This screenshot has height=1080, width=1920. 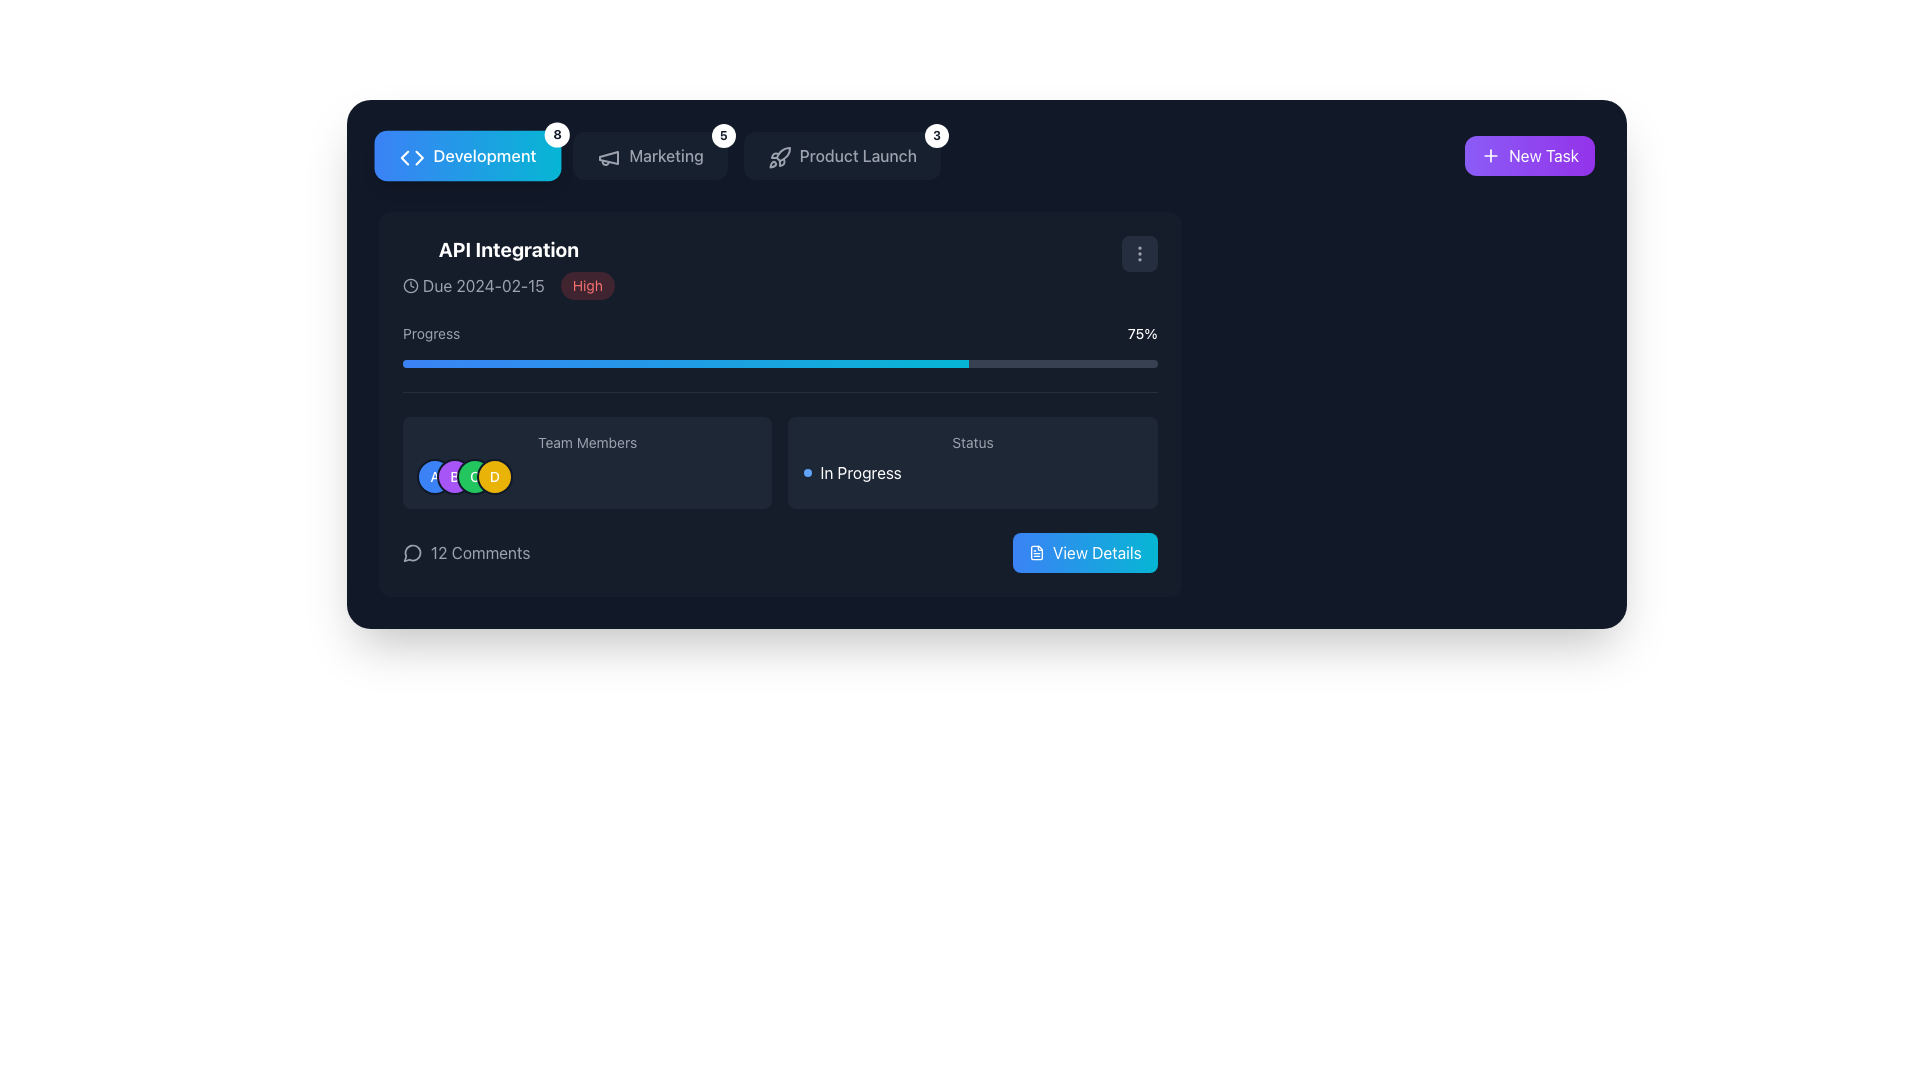 I want to click on the 'Marketing' button, which is the second button in a row of three, so click(x=650, y=154).